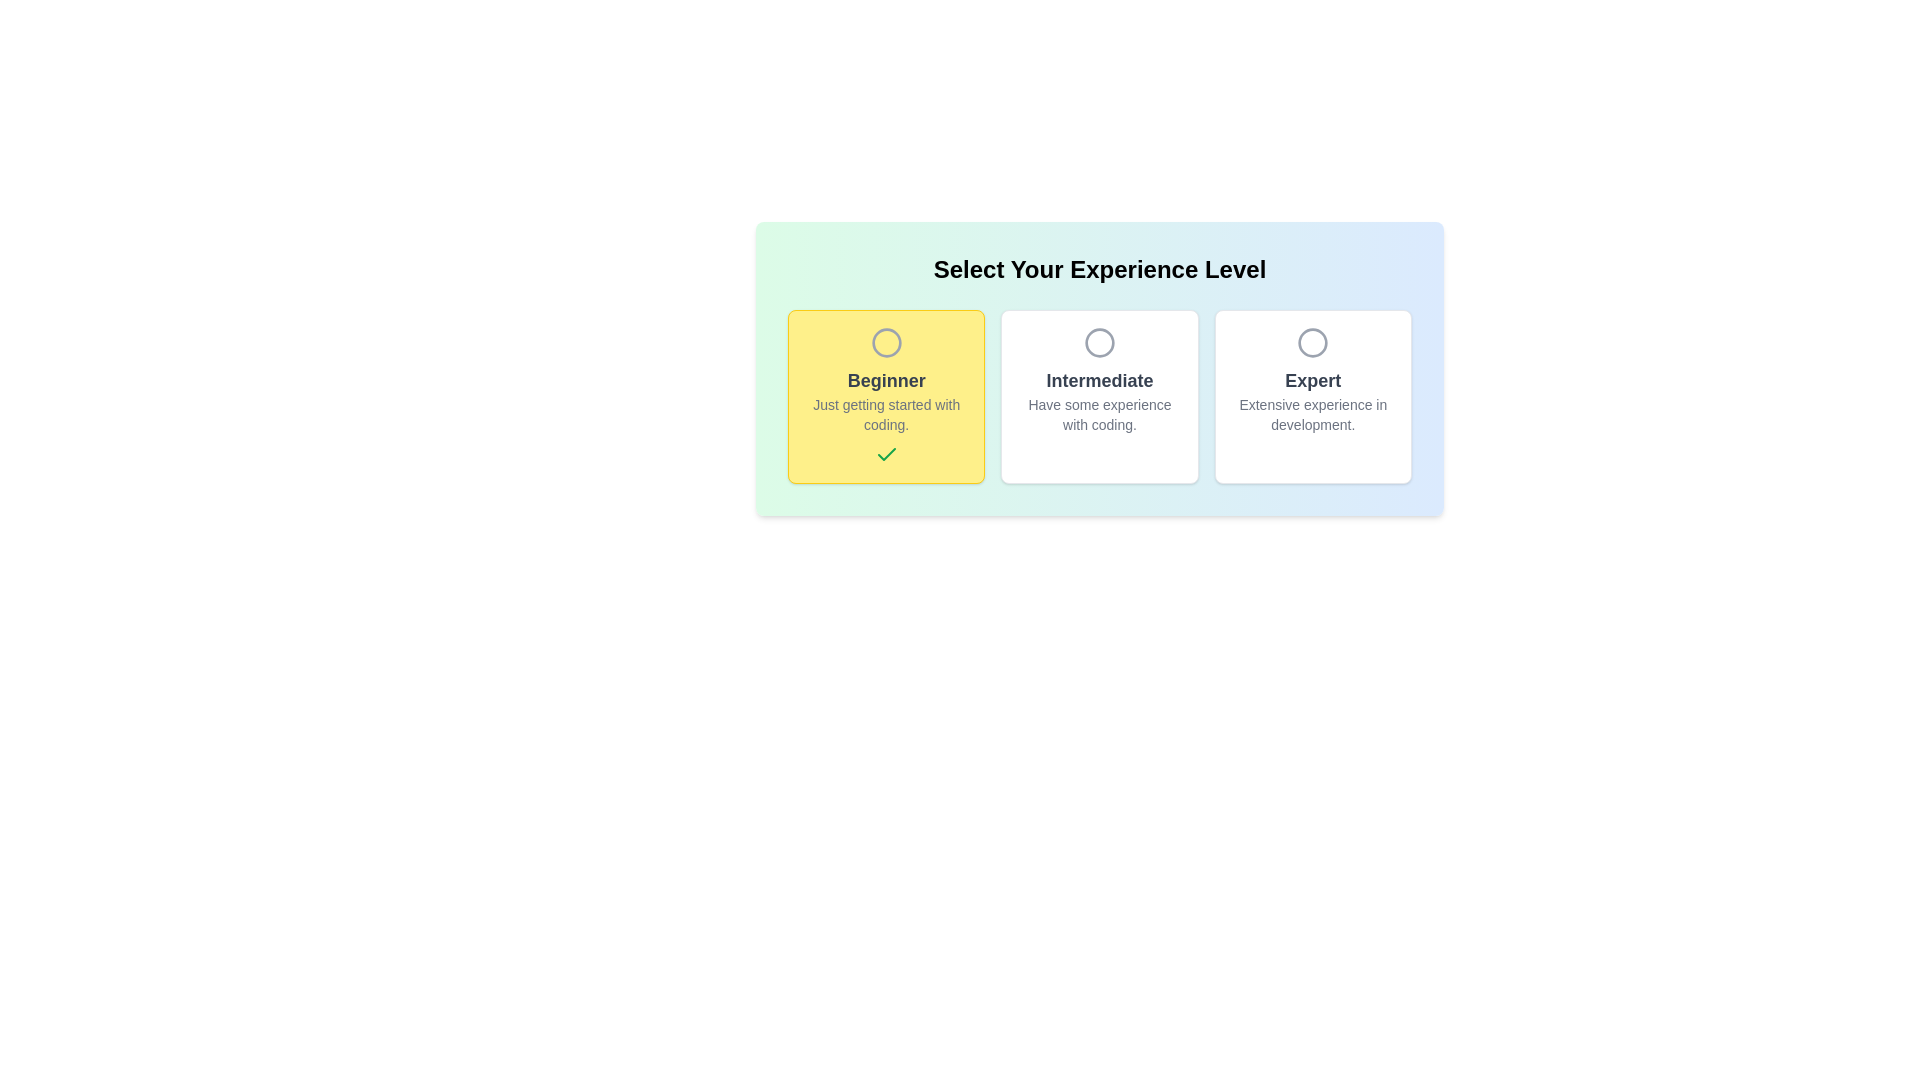 Image resolution: width=1920 pixels, height=1080 pixels. Describe the element at coordinates (1313, 381) in the screenshot. I see `'Expert' choice category label positioned in the rightmost segment of a three-part selection panel, above the text 'Extensive experience in development.'` at that location.